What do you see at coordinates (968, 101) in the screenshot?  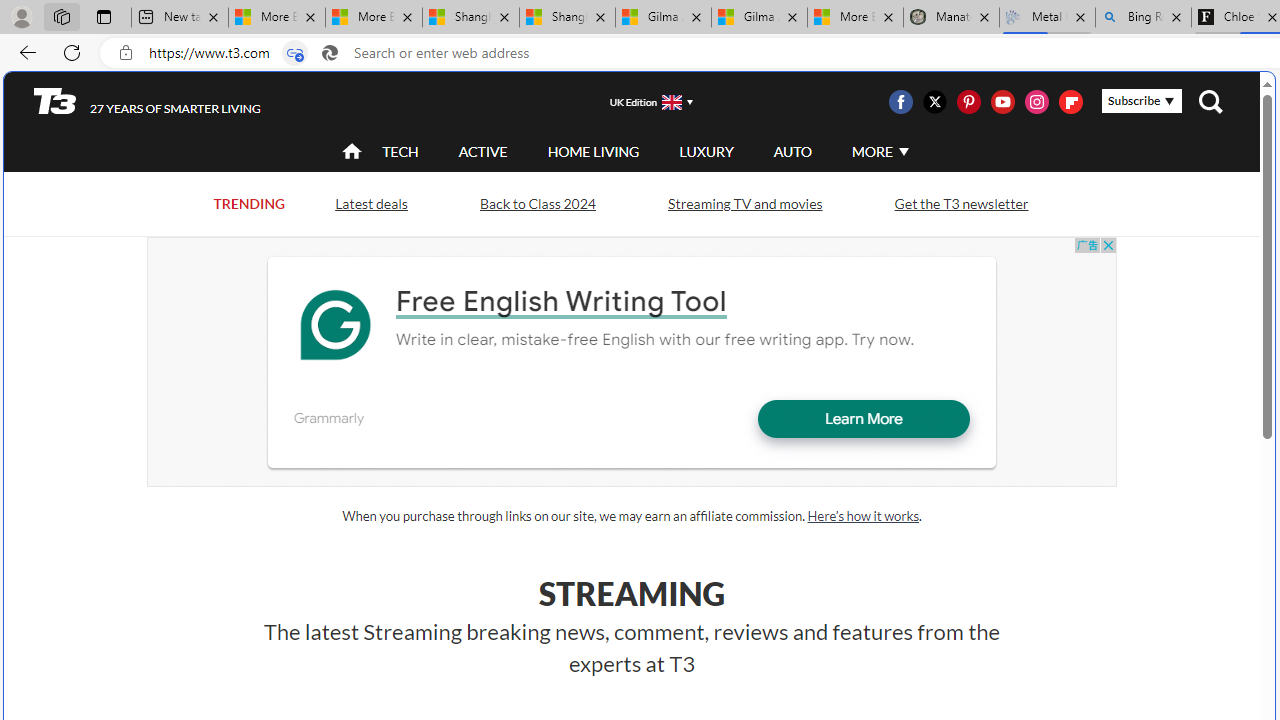 I see `'Visit us on Pintrest'` at bounding box center [968, 101].